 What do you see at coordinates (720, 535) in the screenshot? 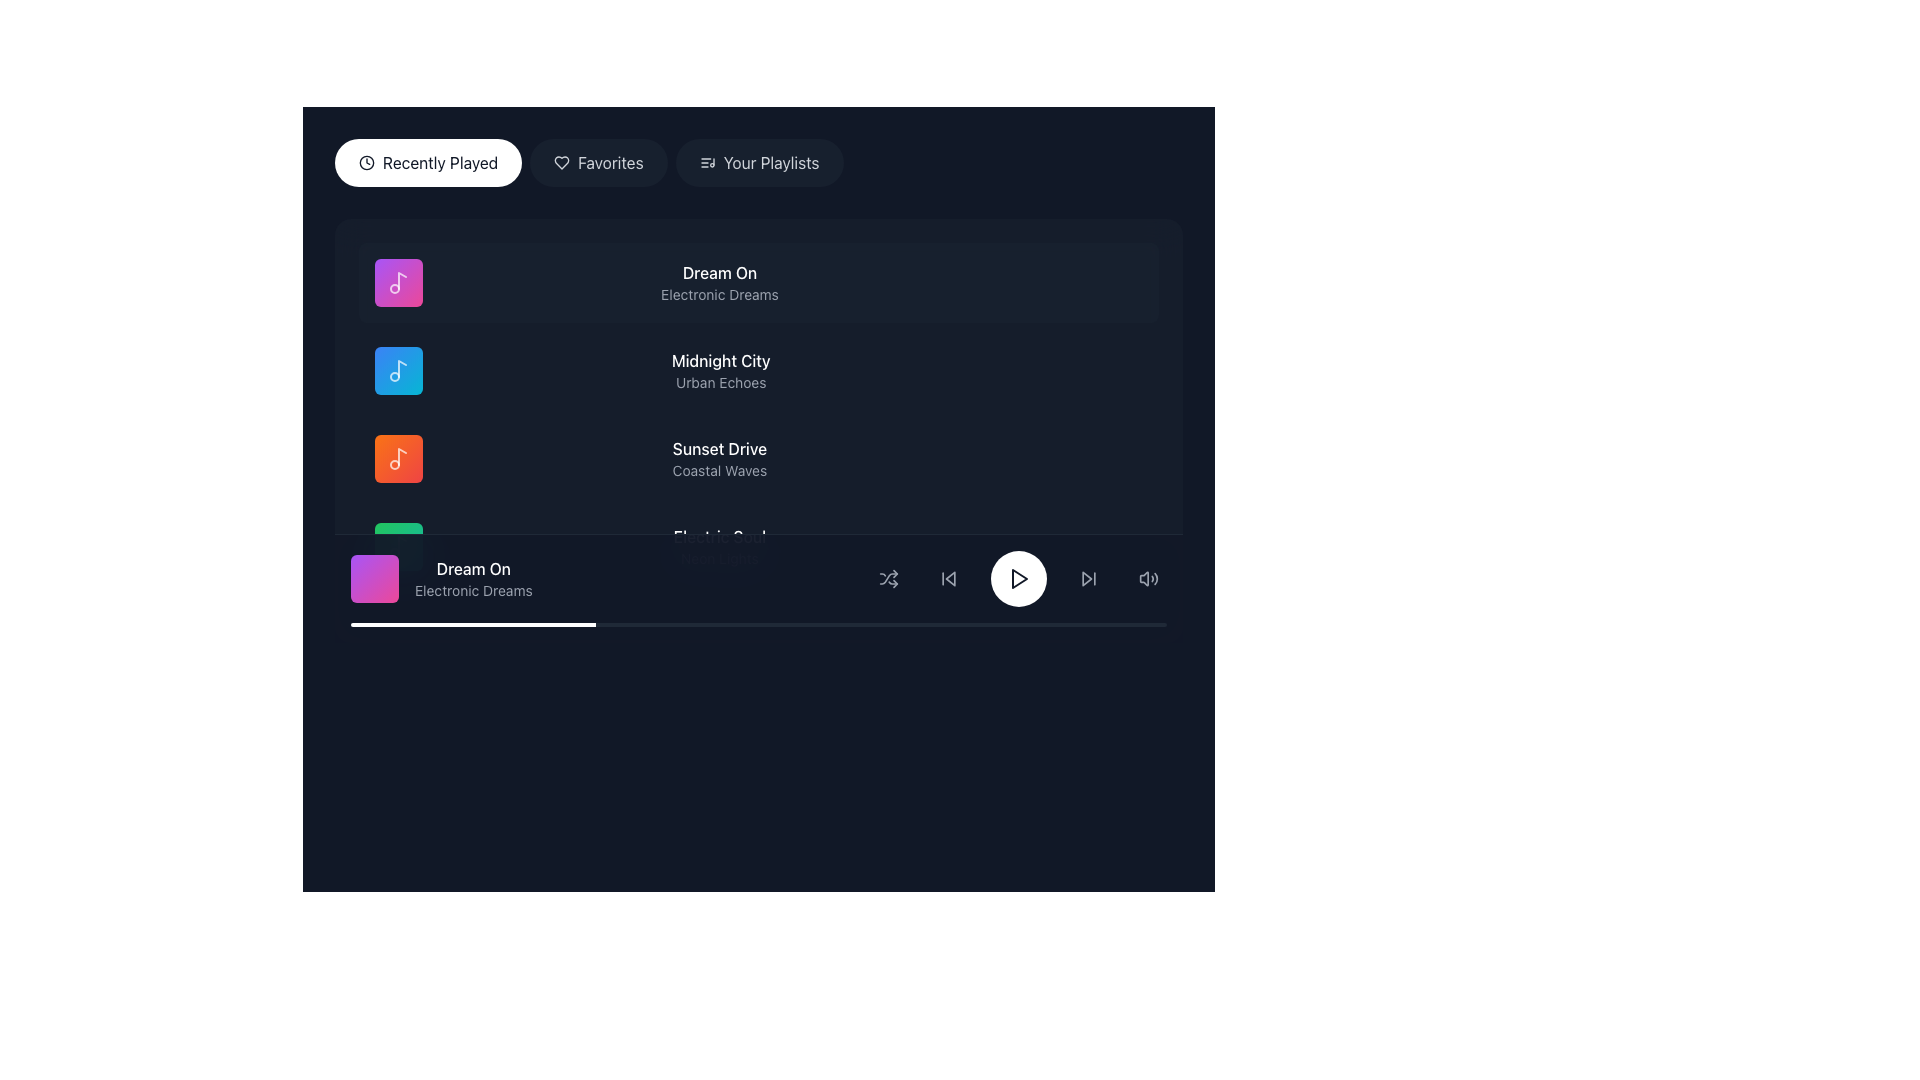
I see `the text label displaying 'Electric Soul' in a dark-themed music interface, which is styled in white font and positioned above the smaller gray text 'Neon Lights'` at bounding box center [720, 535].